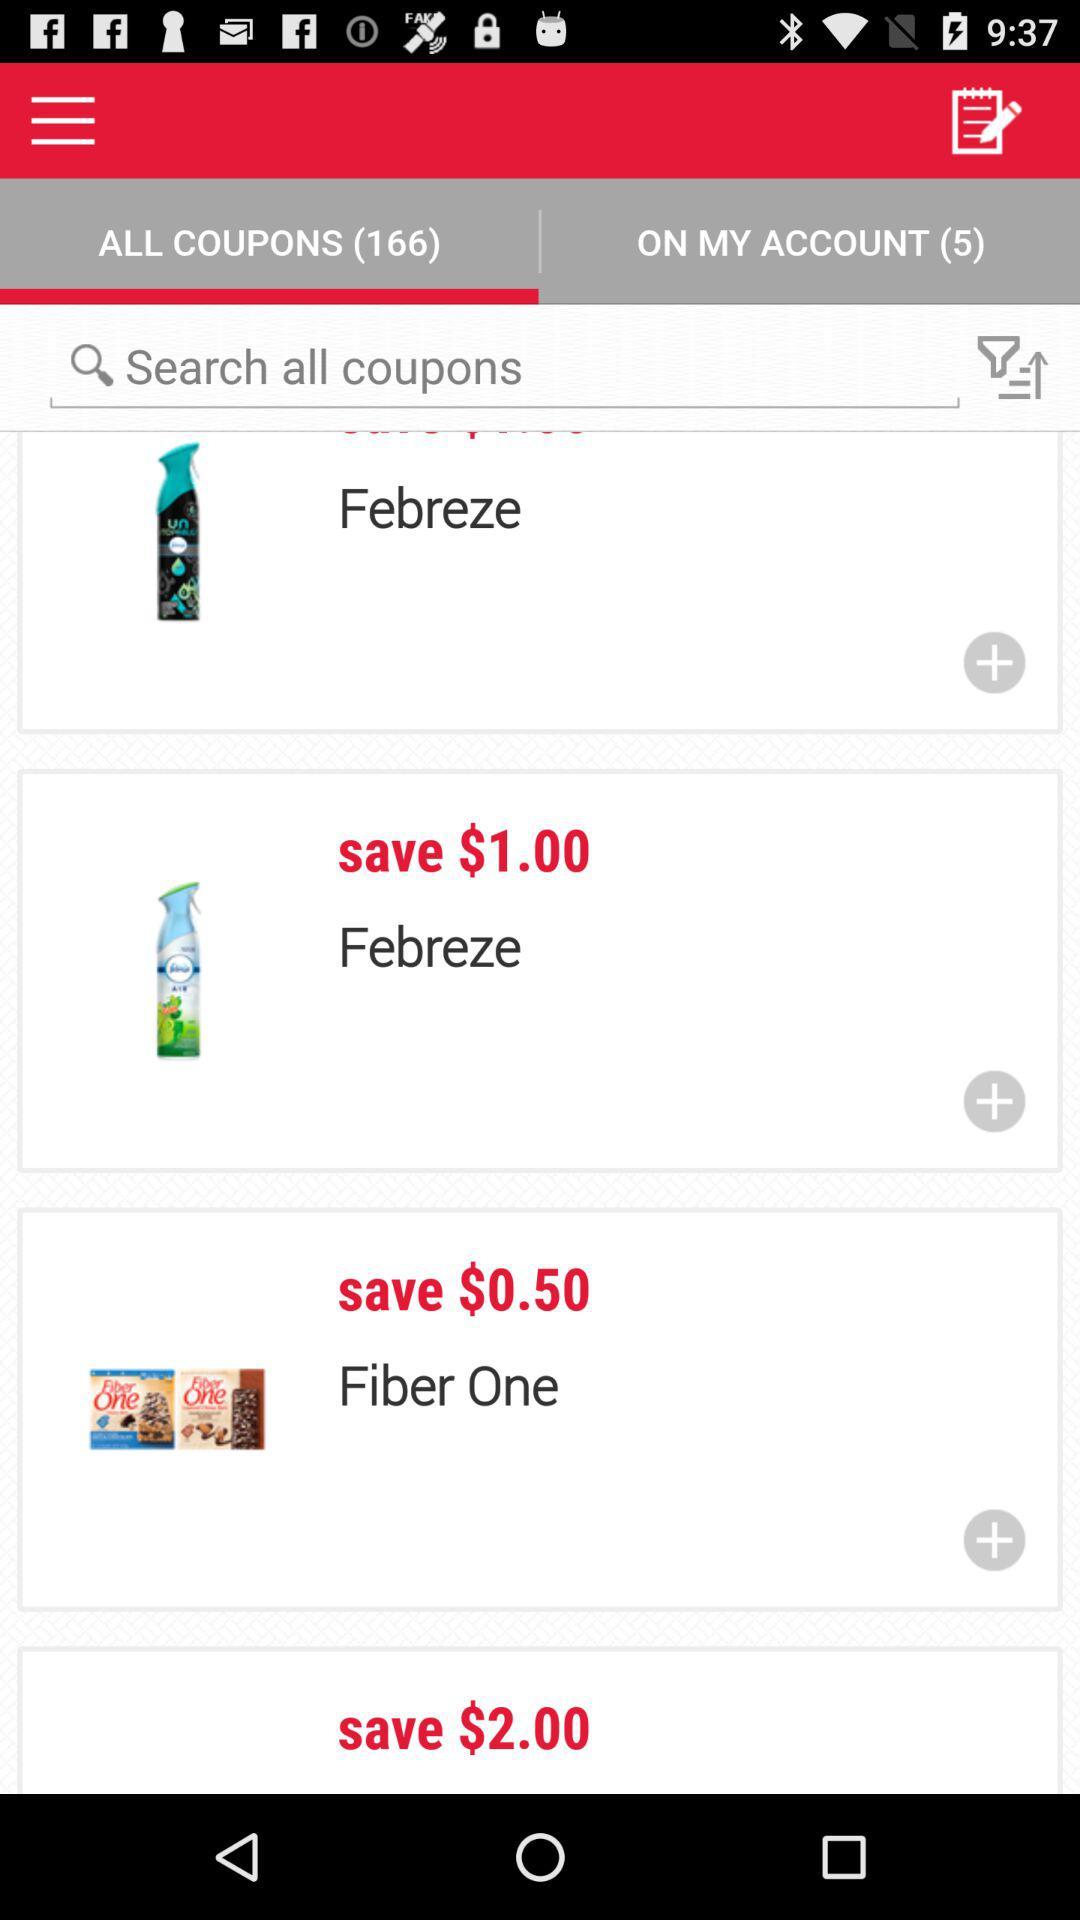  What do you see at coordinates (984, 128) in the screenshot?
I see `the edit icon` at bounding box center [984, 128].